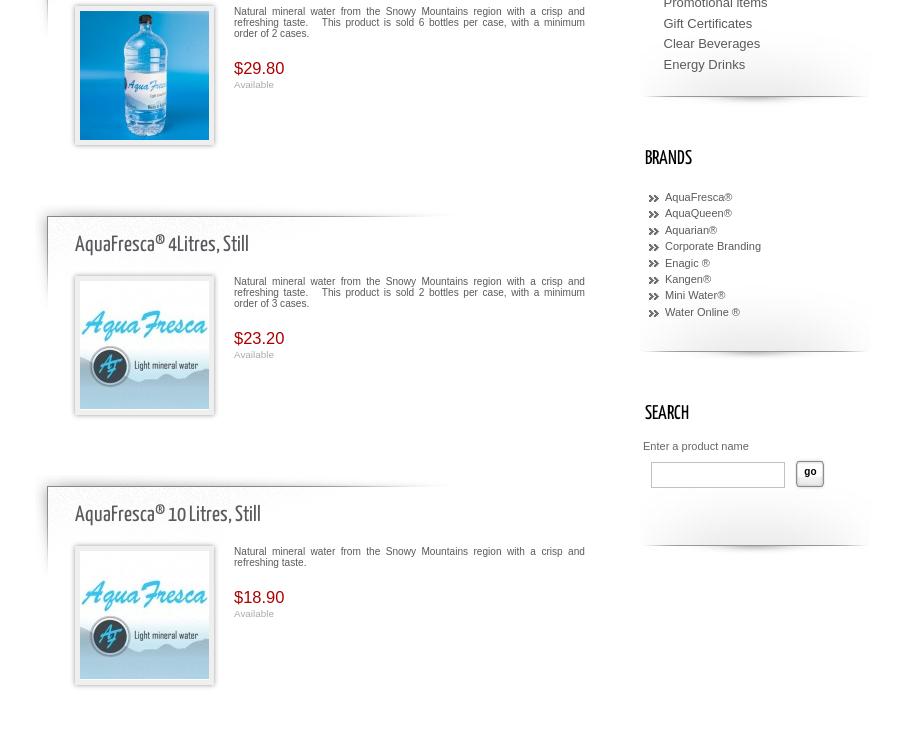  I want to click on 'Corporate Branding', so click(711, 245).